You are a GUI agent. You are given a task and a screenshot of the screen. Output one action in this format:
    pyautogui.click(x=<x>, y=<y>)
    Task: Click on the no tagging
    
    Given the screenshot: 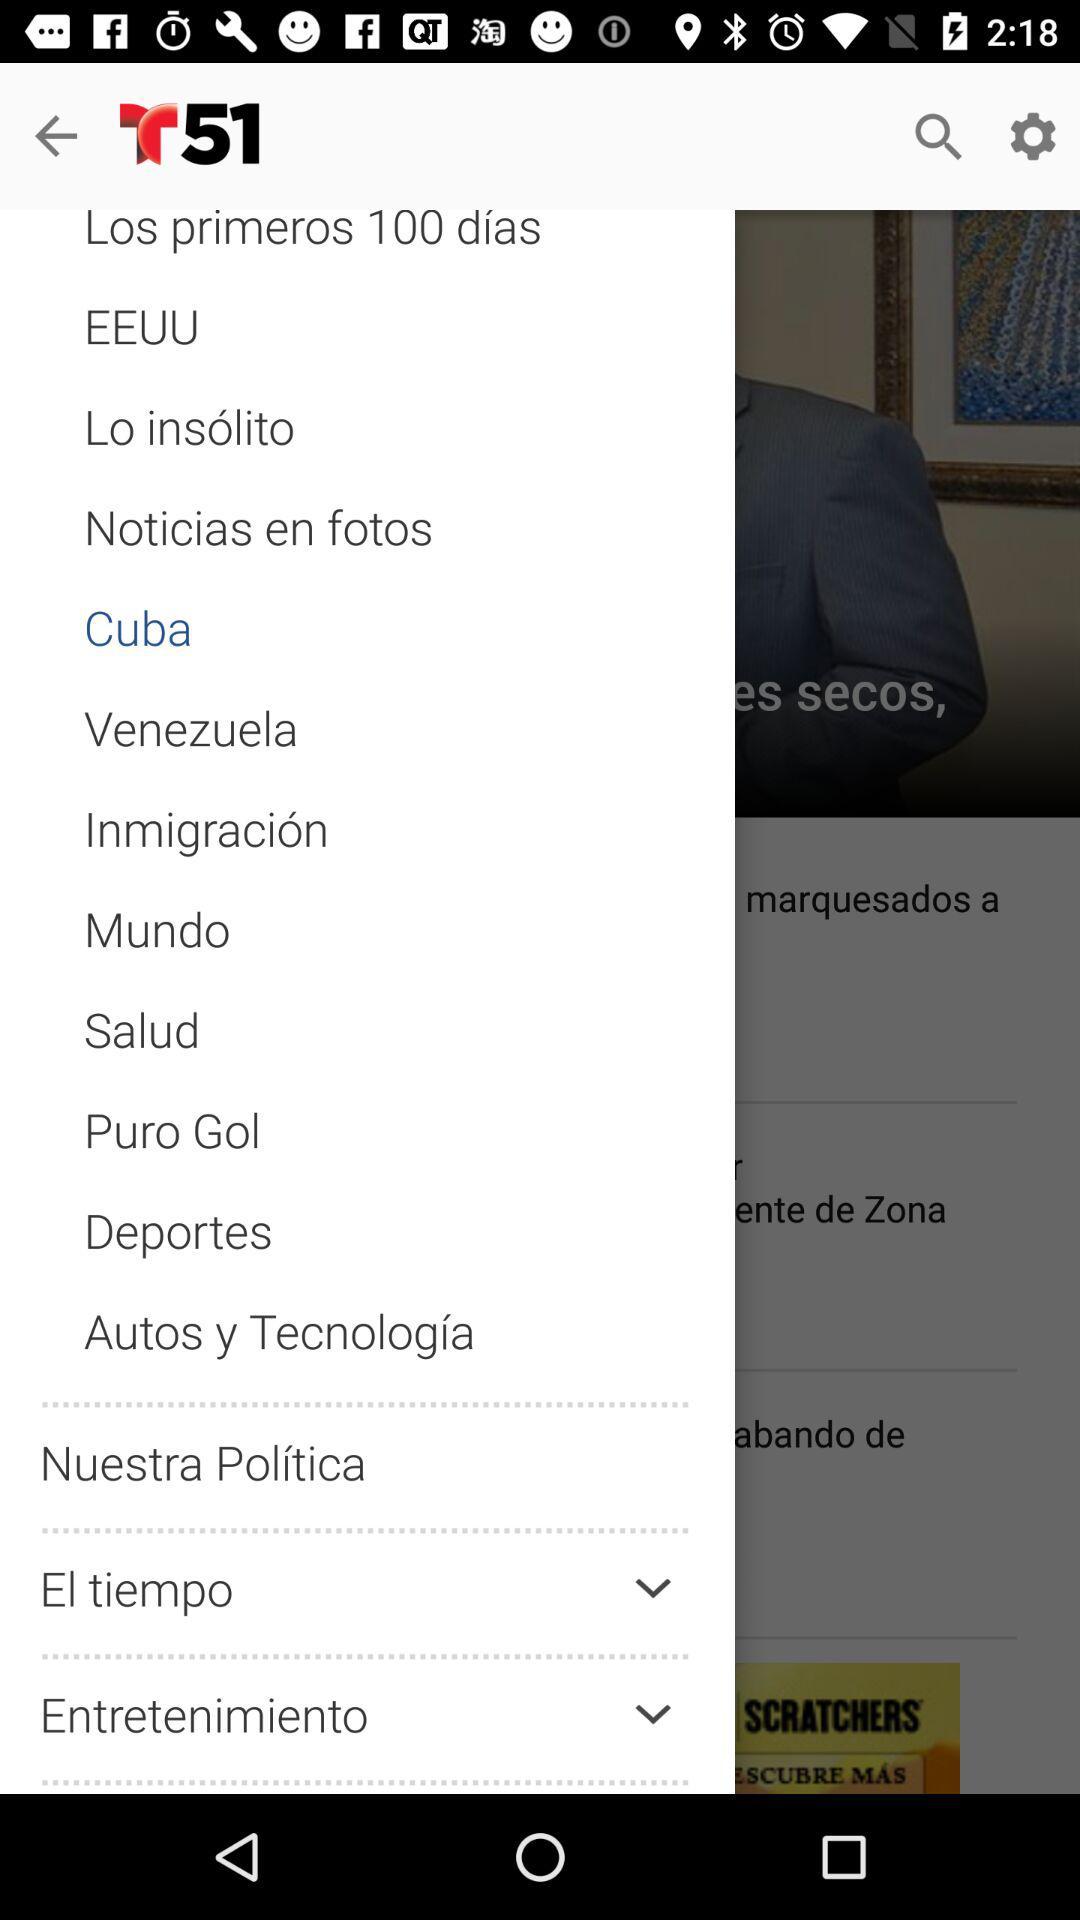 What is the action you would take?
    pyautogui.click(x=367, y=1046)
    